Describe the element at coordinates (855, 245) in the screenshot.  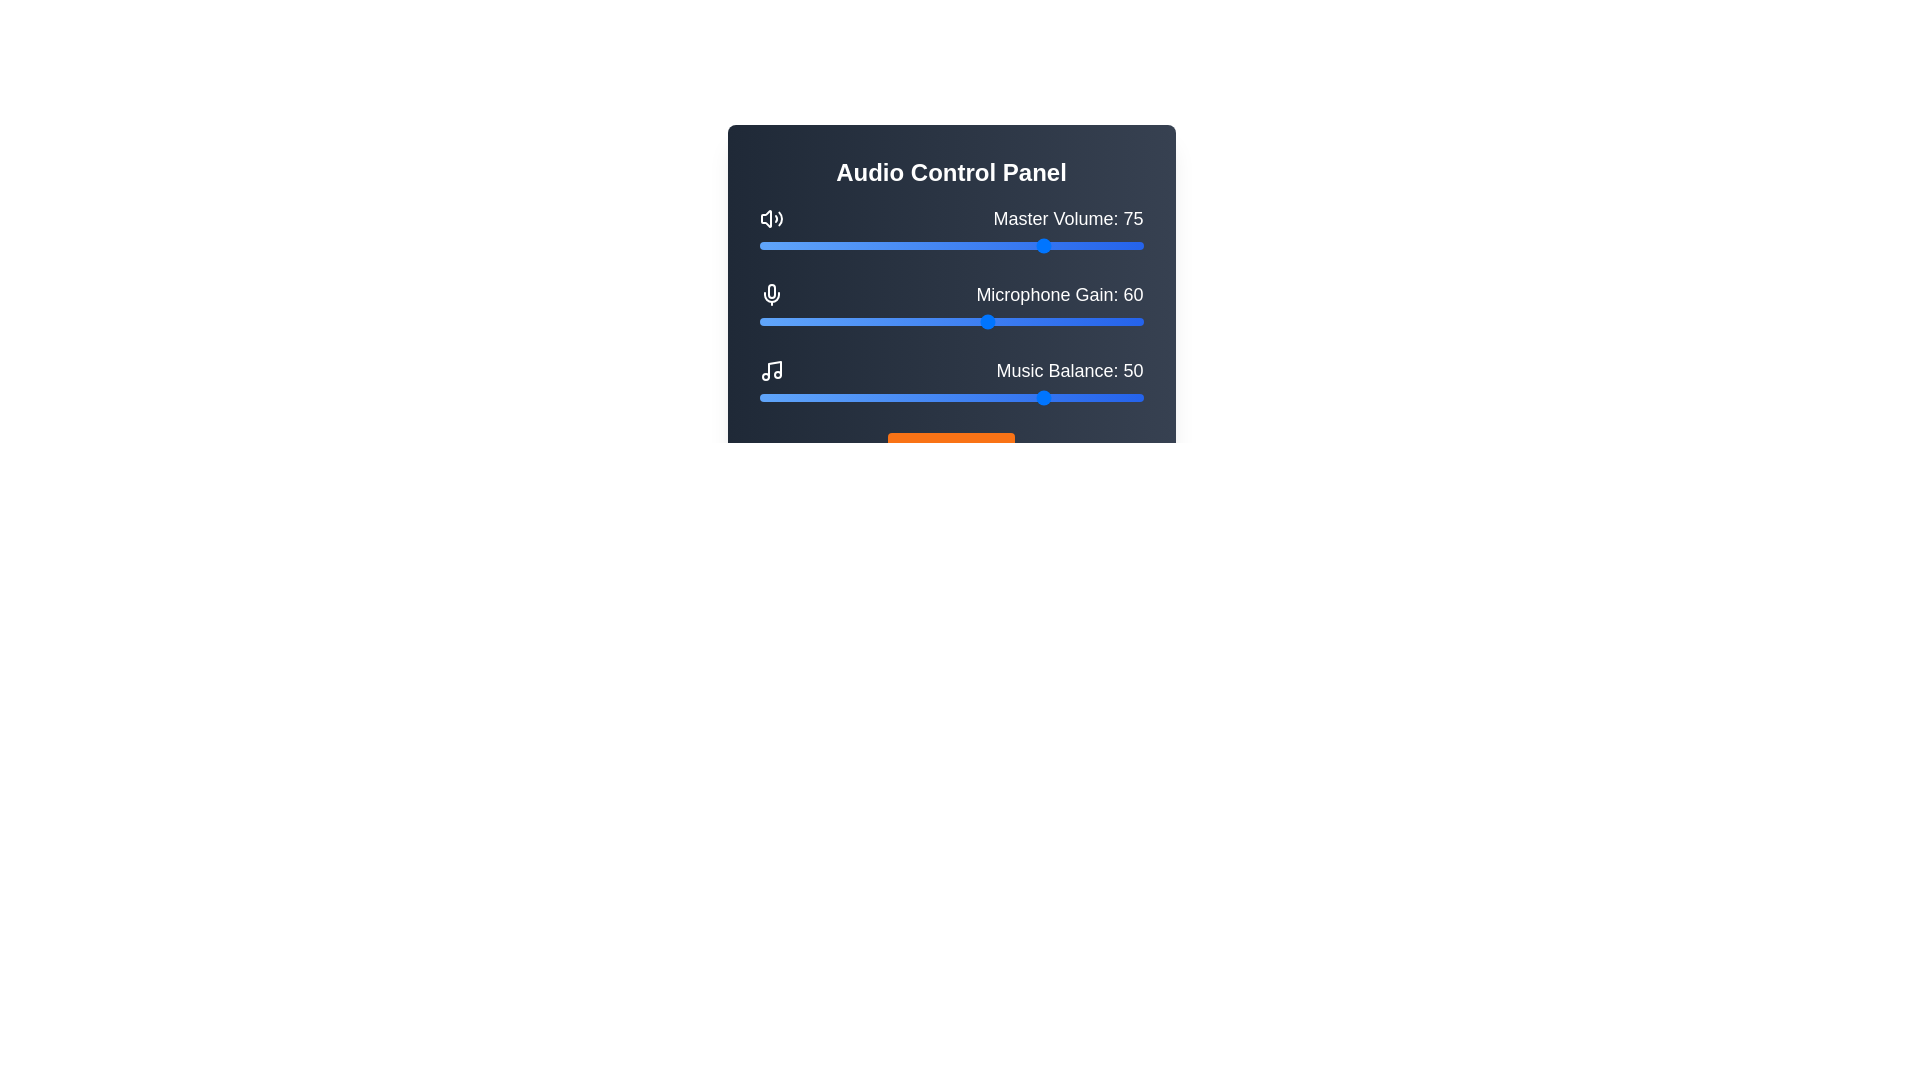
I see `the Master Volume slider to 25` at that location.